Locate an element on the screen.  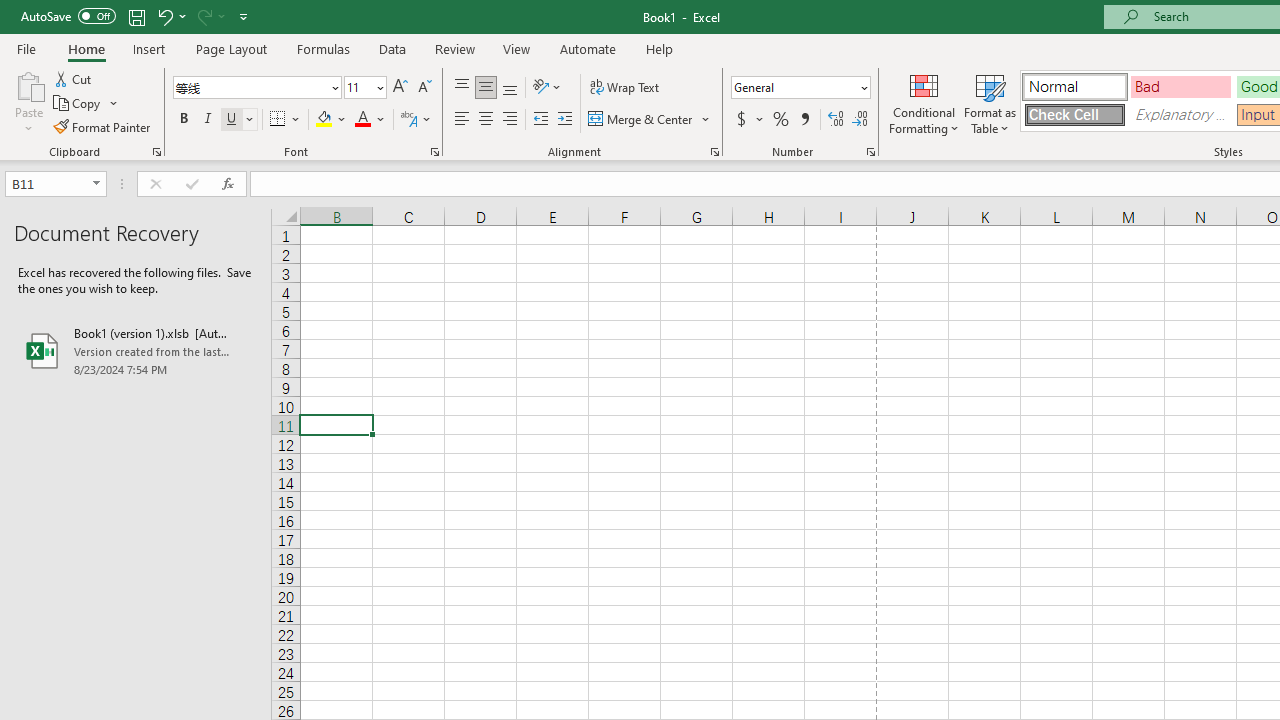
'Format Cell Alignment' is located at coordinates (714, 150).